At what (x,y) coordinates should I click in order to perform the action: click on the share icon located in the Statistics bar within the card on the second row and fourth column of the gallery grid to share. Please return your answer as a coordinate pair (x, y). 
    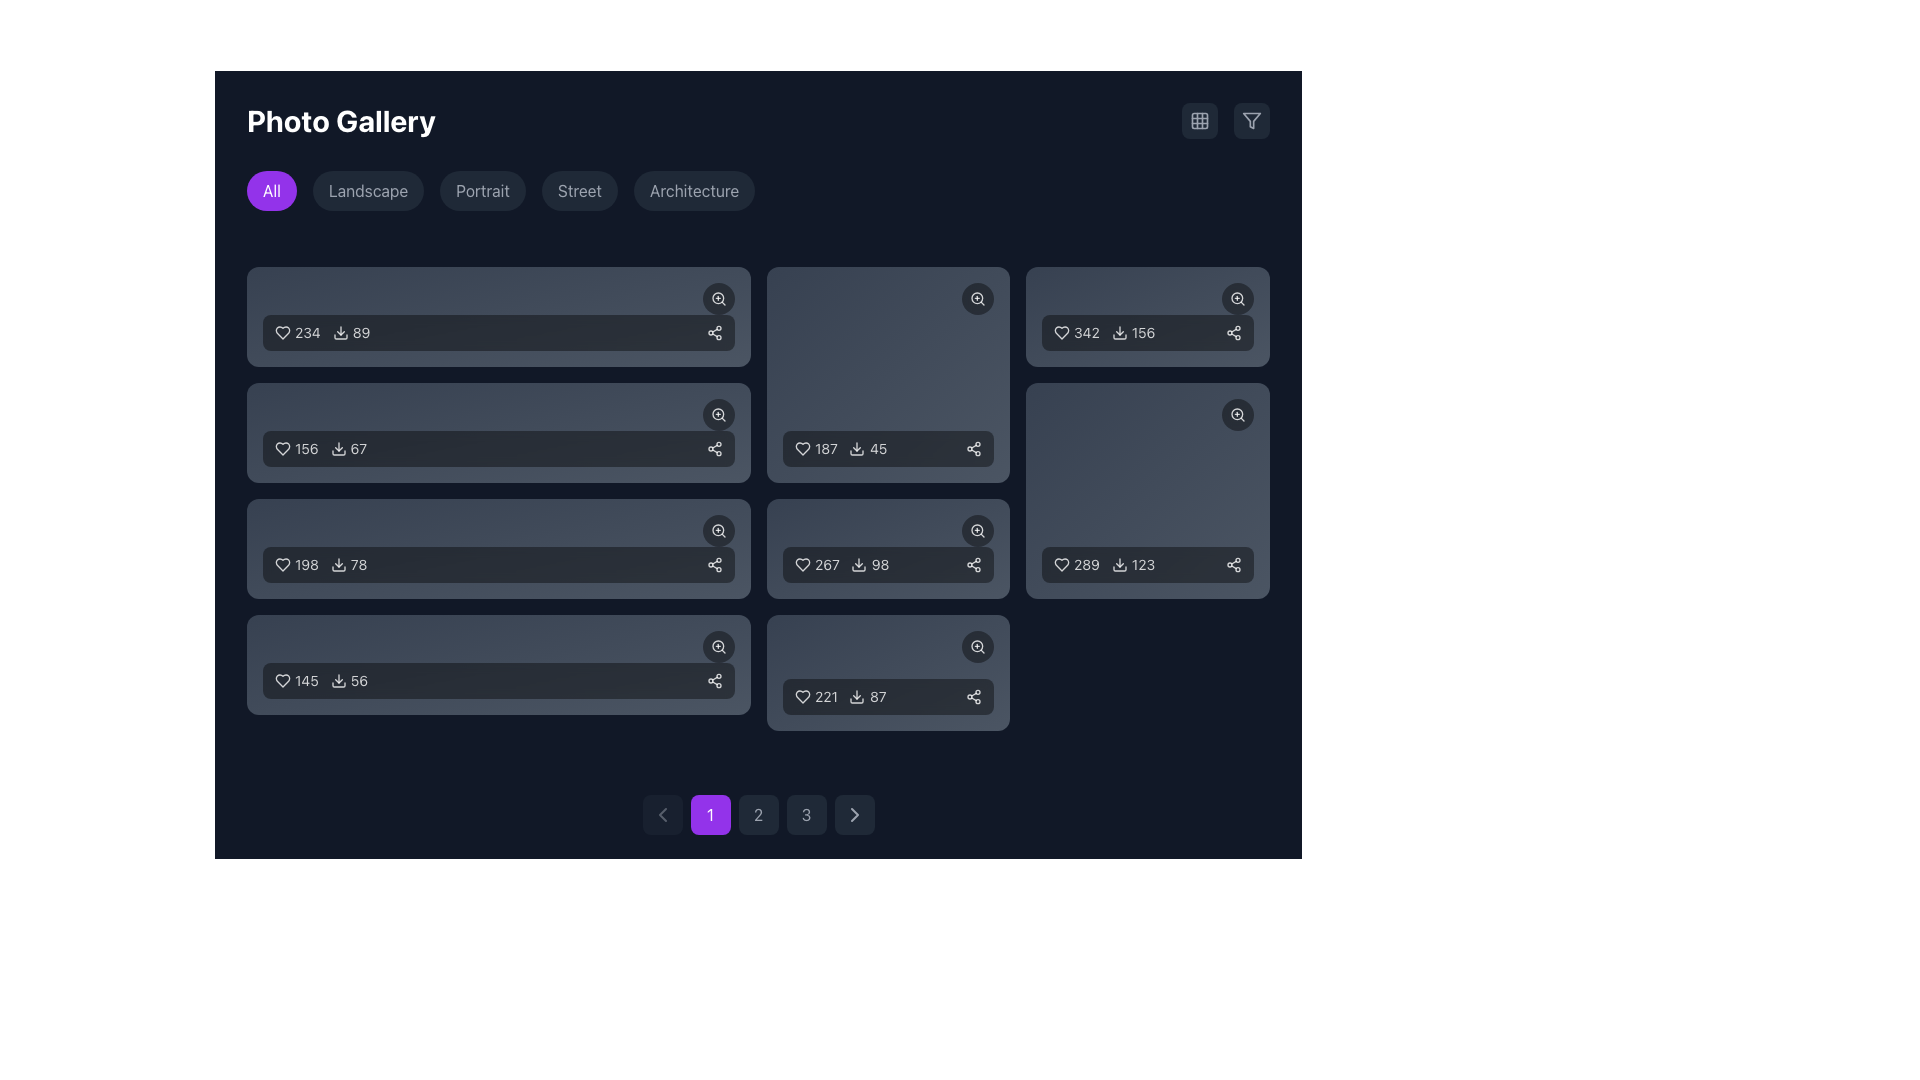
    Looking at the image, I should click on (887, 548).